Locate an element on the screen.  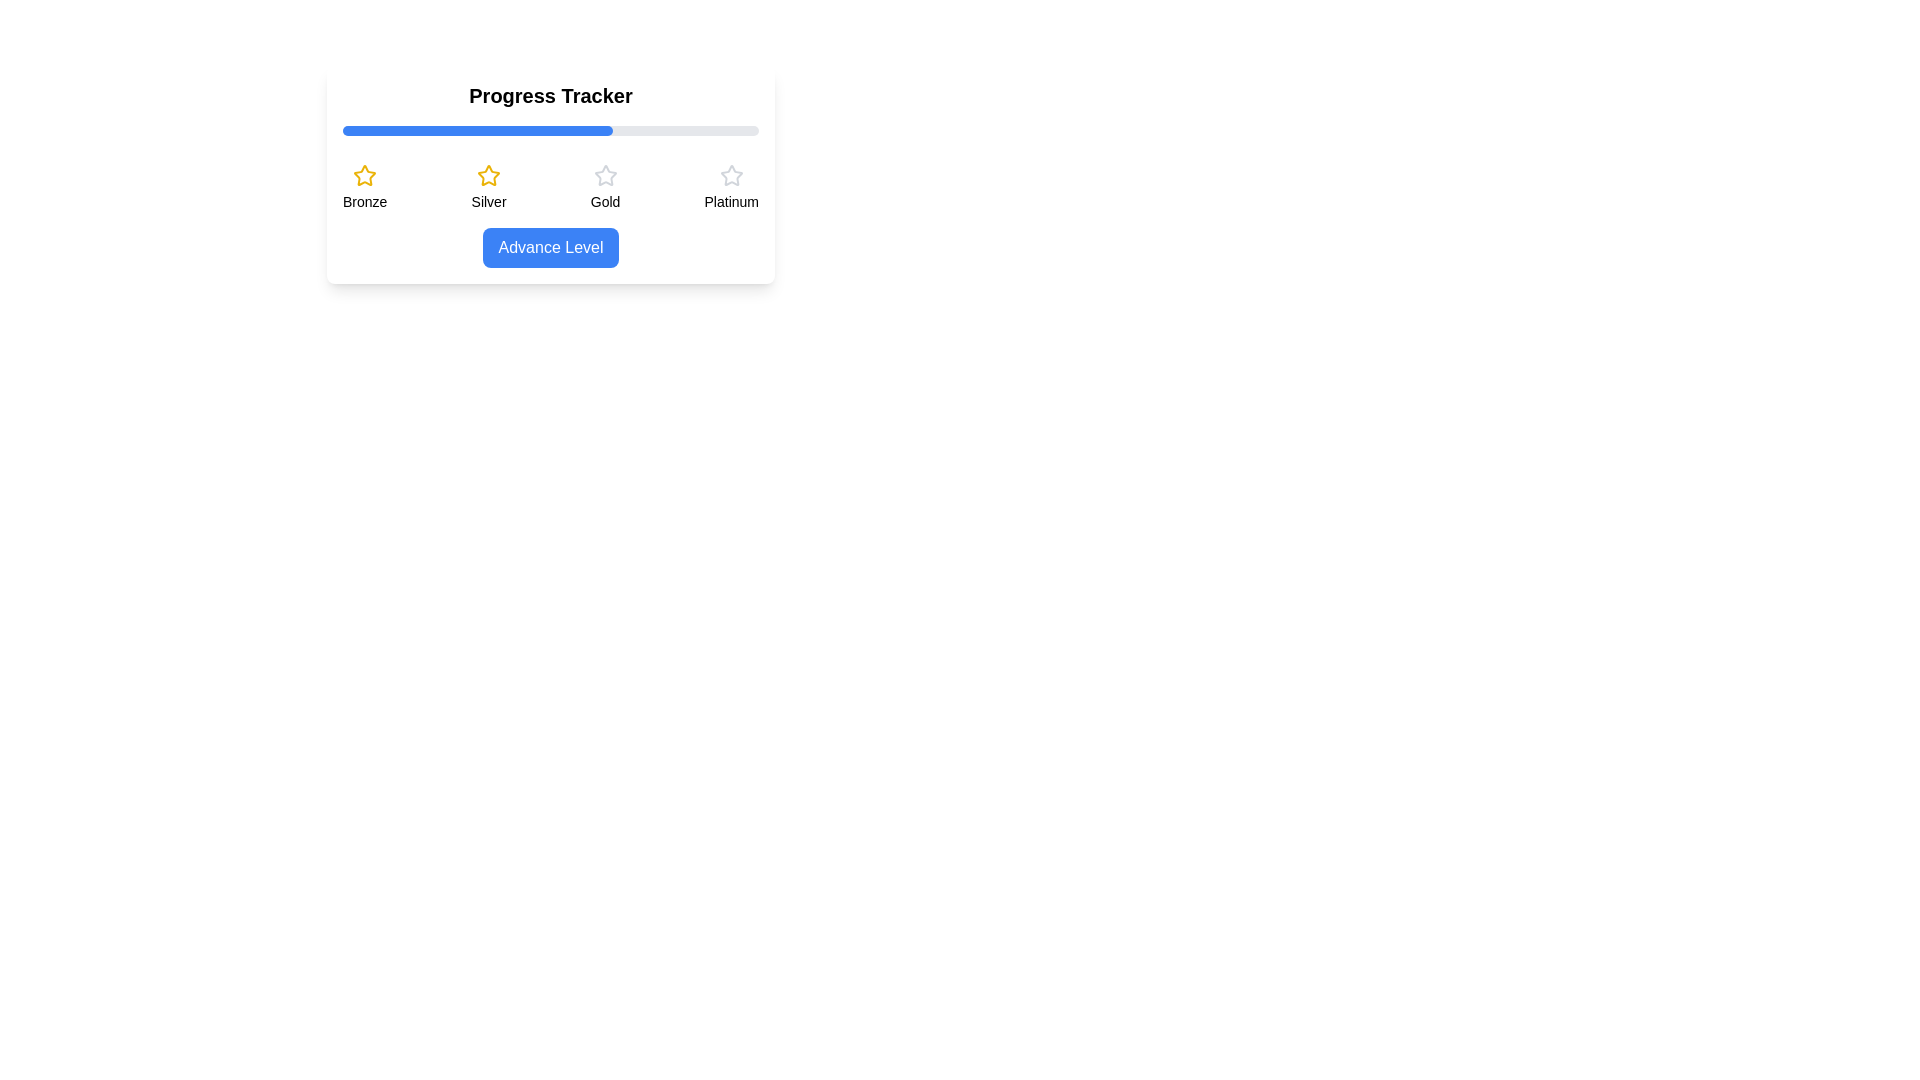
the static progress indicator that visually represents 65% completion, located above the 'Advance Level' button and below the 'Progress Tracker' label is located at coordinates (477, 131).